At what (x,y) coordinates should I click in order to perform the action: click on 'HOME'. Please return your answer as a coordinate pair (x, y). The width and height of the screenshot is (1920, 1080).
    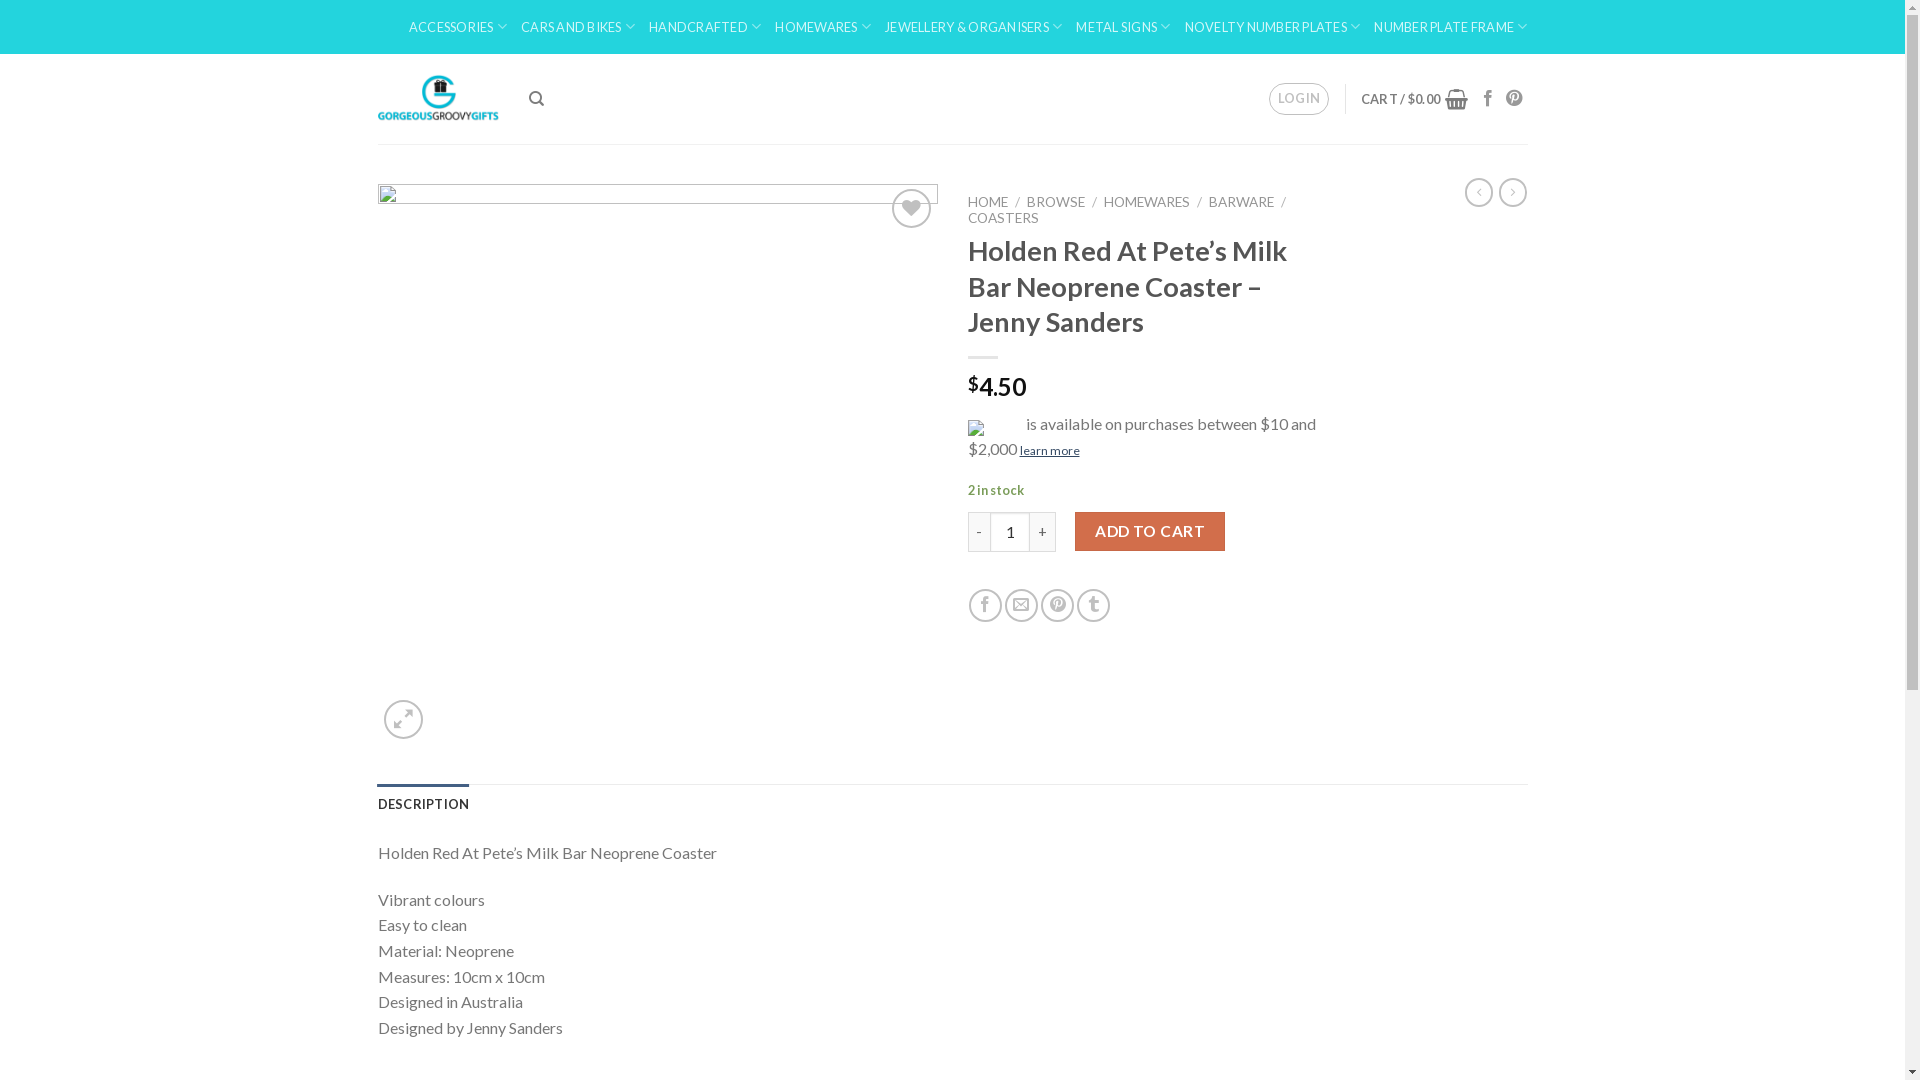
    Looking at the image, I should click on (988, 201).